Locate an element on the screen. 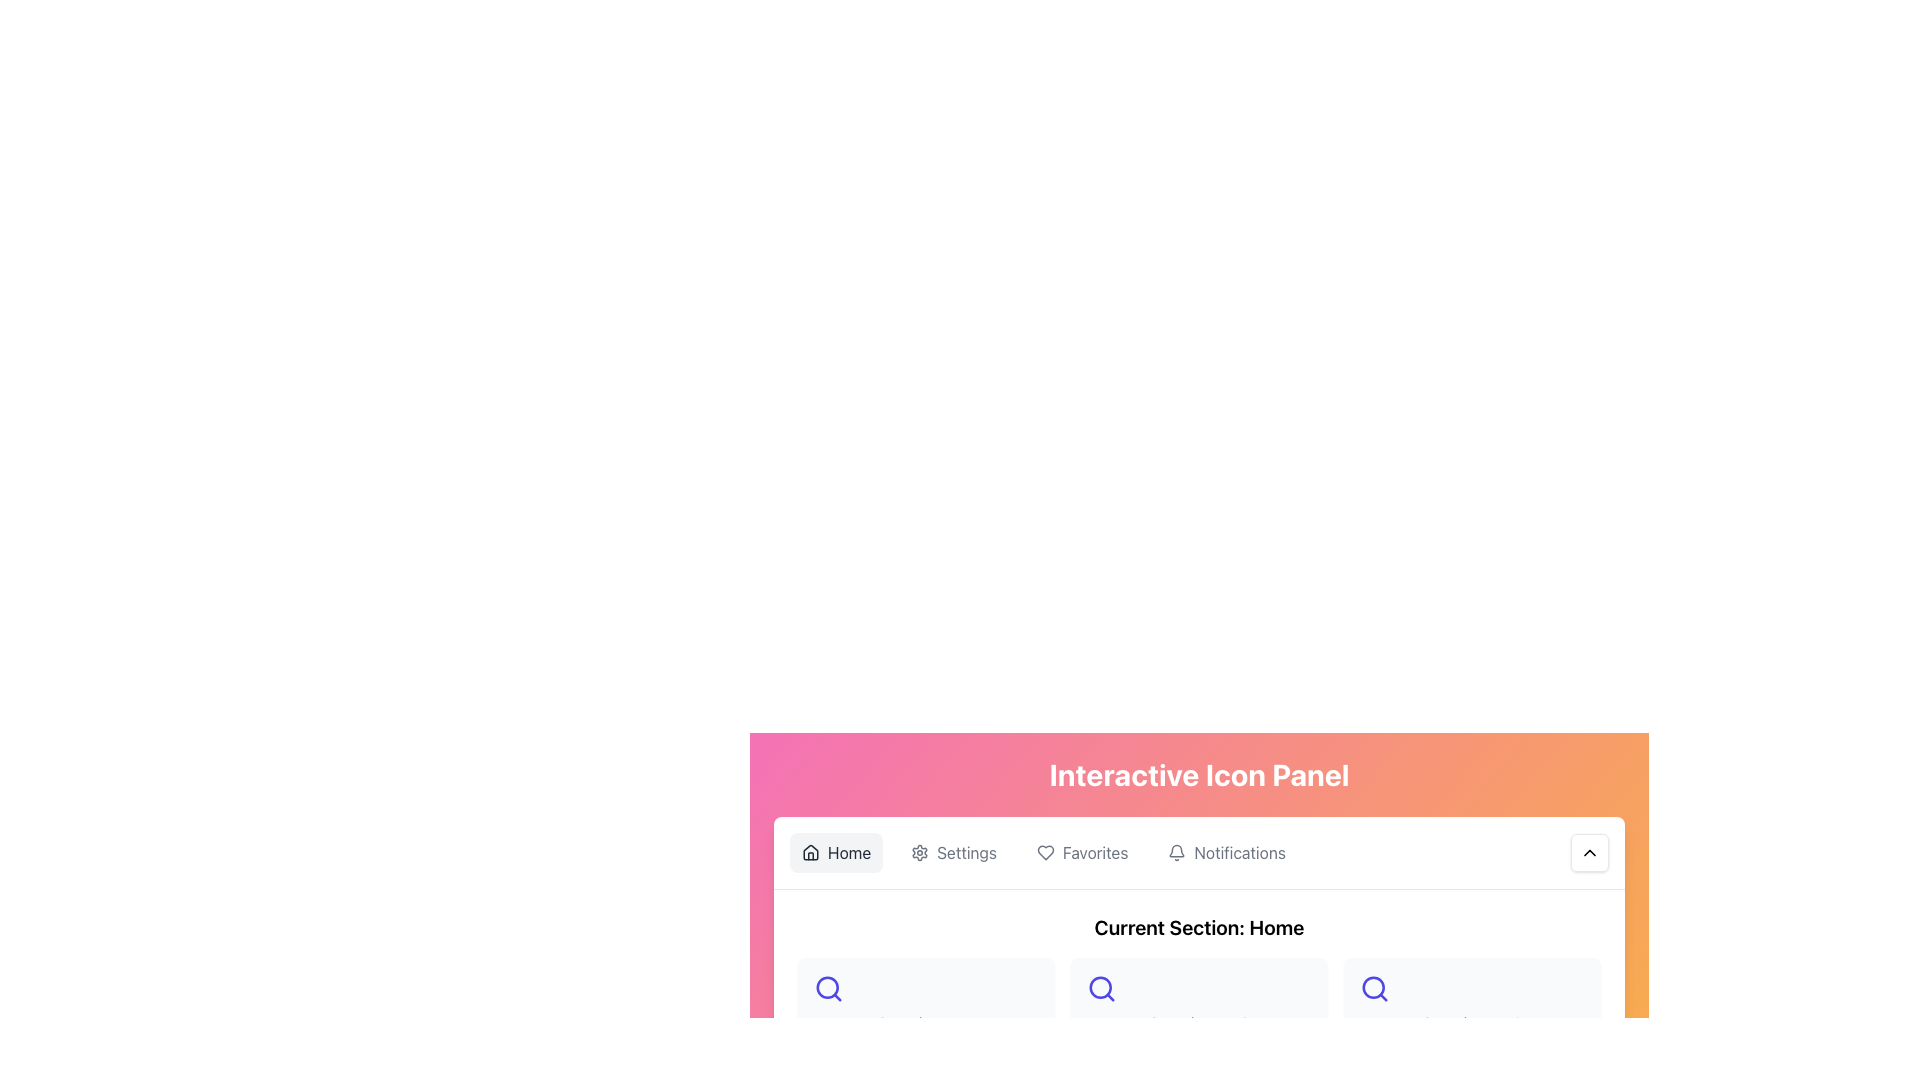 The height and width of the screenshot is (1080, 1920). the text header that reads 'Interactive Icon Panel', which is styled in a bold, large font and displayed on a gradient background transitioning from pink to yellow is located at coordinates (1199, 774).